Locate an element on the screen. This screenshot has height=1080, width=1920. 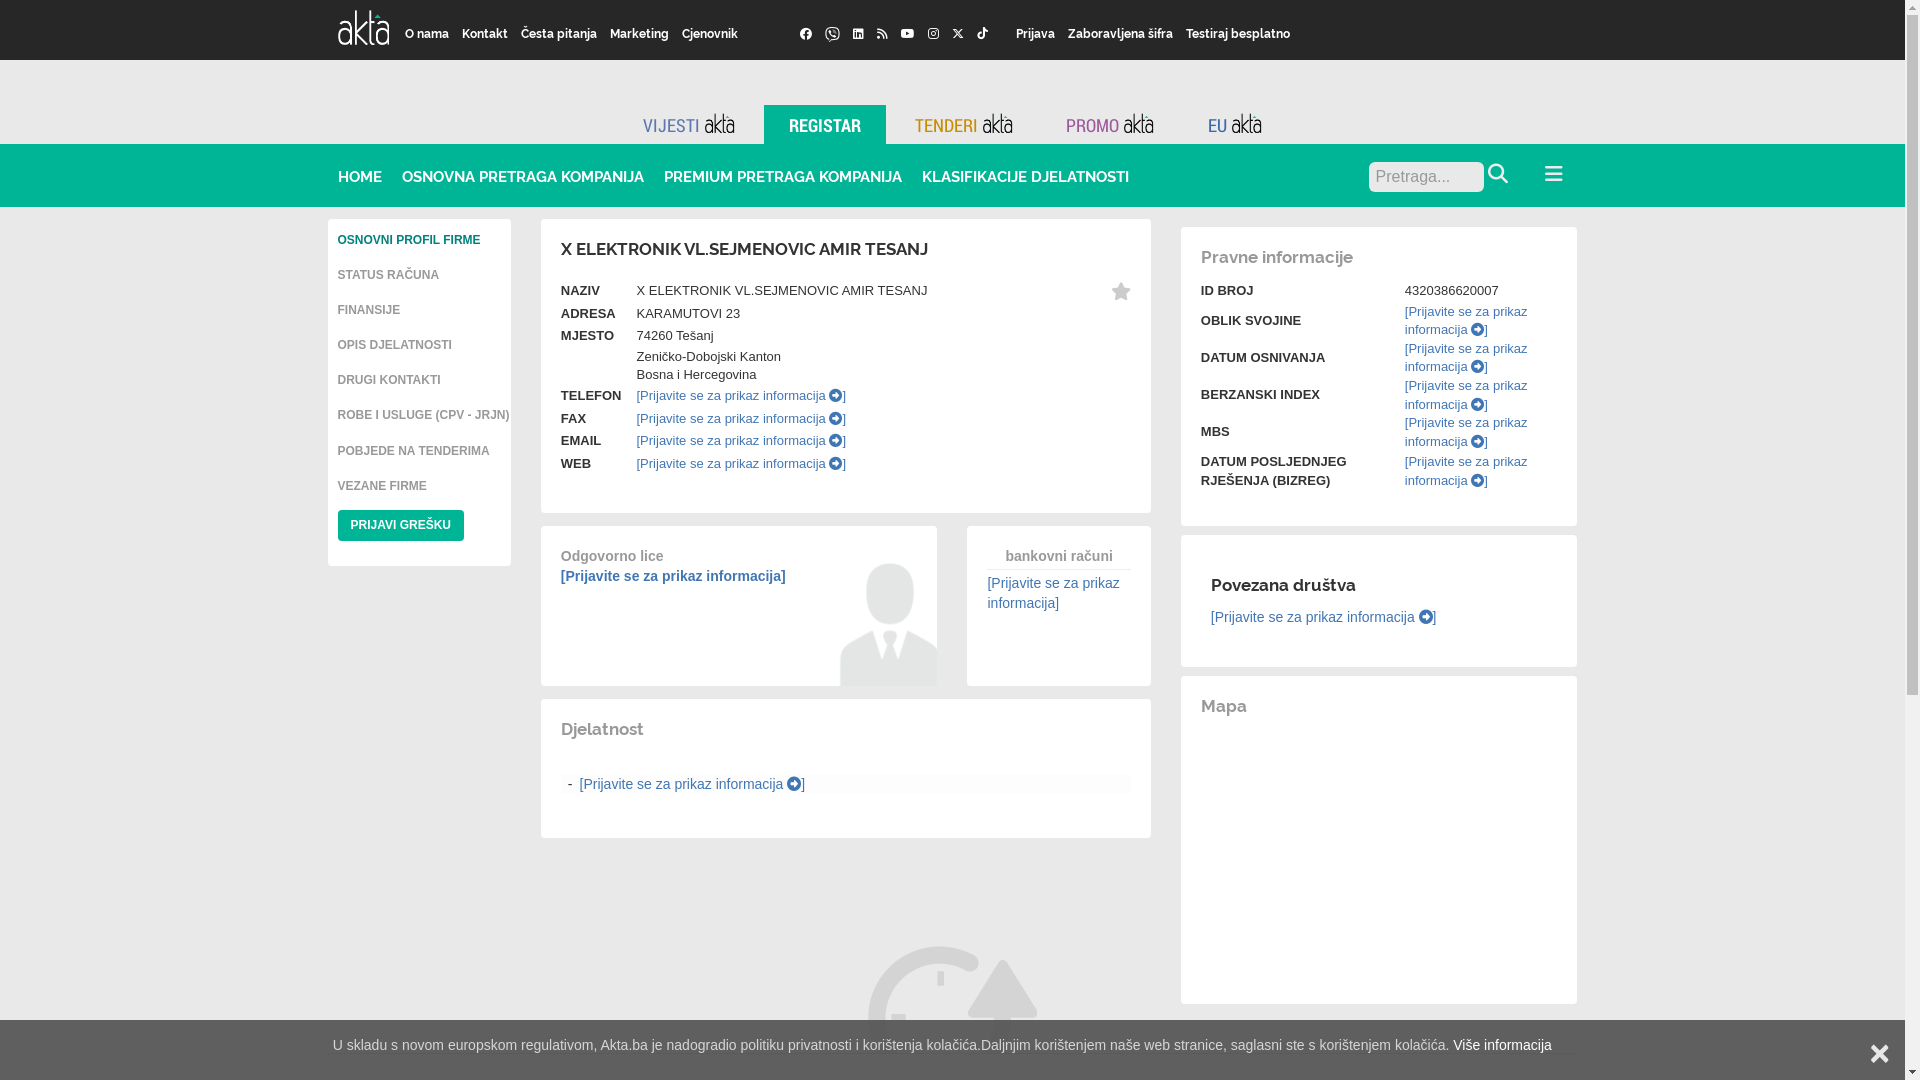
'OSNOVNA PRETRAGA KOMPANIJA' is located at coordinates (523, 175).